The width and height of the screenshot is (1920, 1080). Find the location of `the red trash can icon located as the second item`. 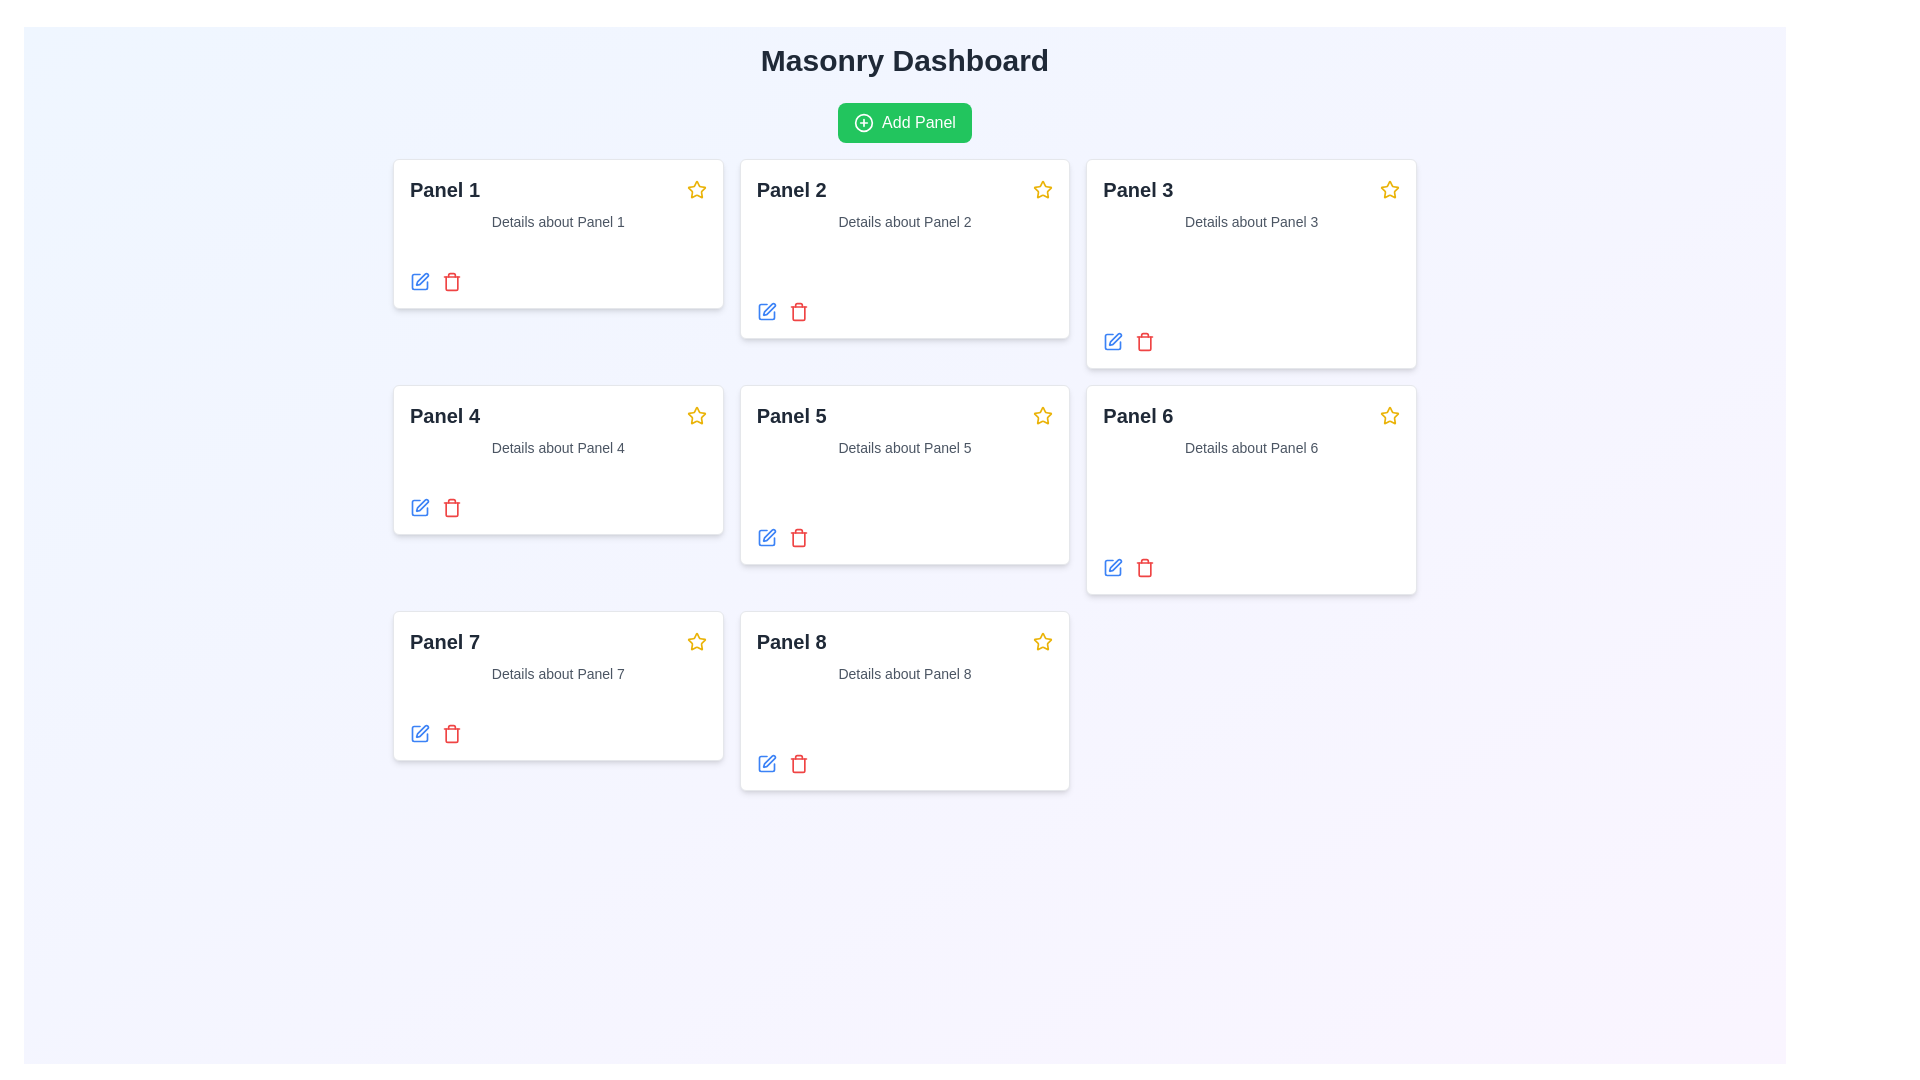

the red trash can icon located as the second item is located at coordinates (1145, 567).